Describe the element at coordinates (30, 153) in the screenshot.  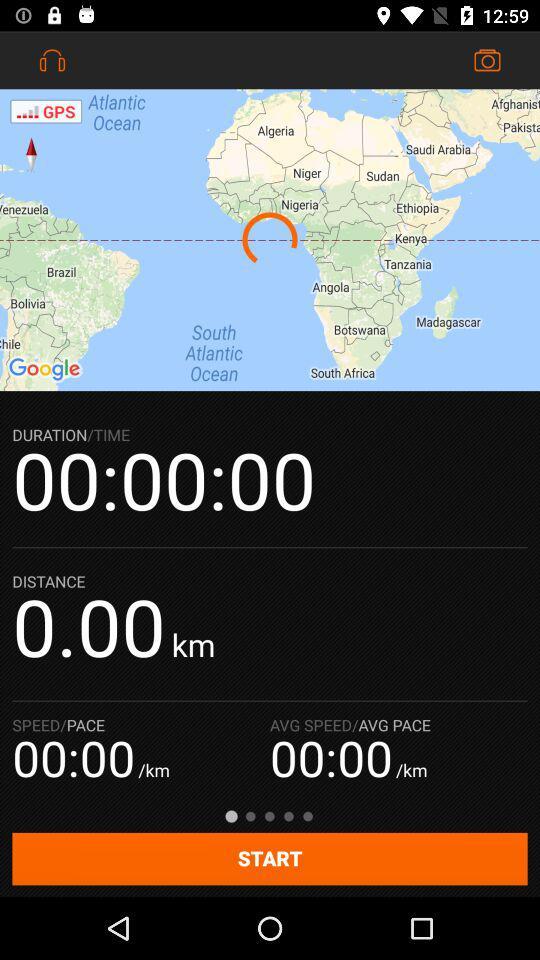
I see `the explore icon` at that location.